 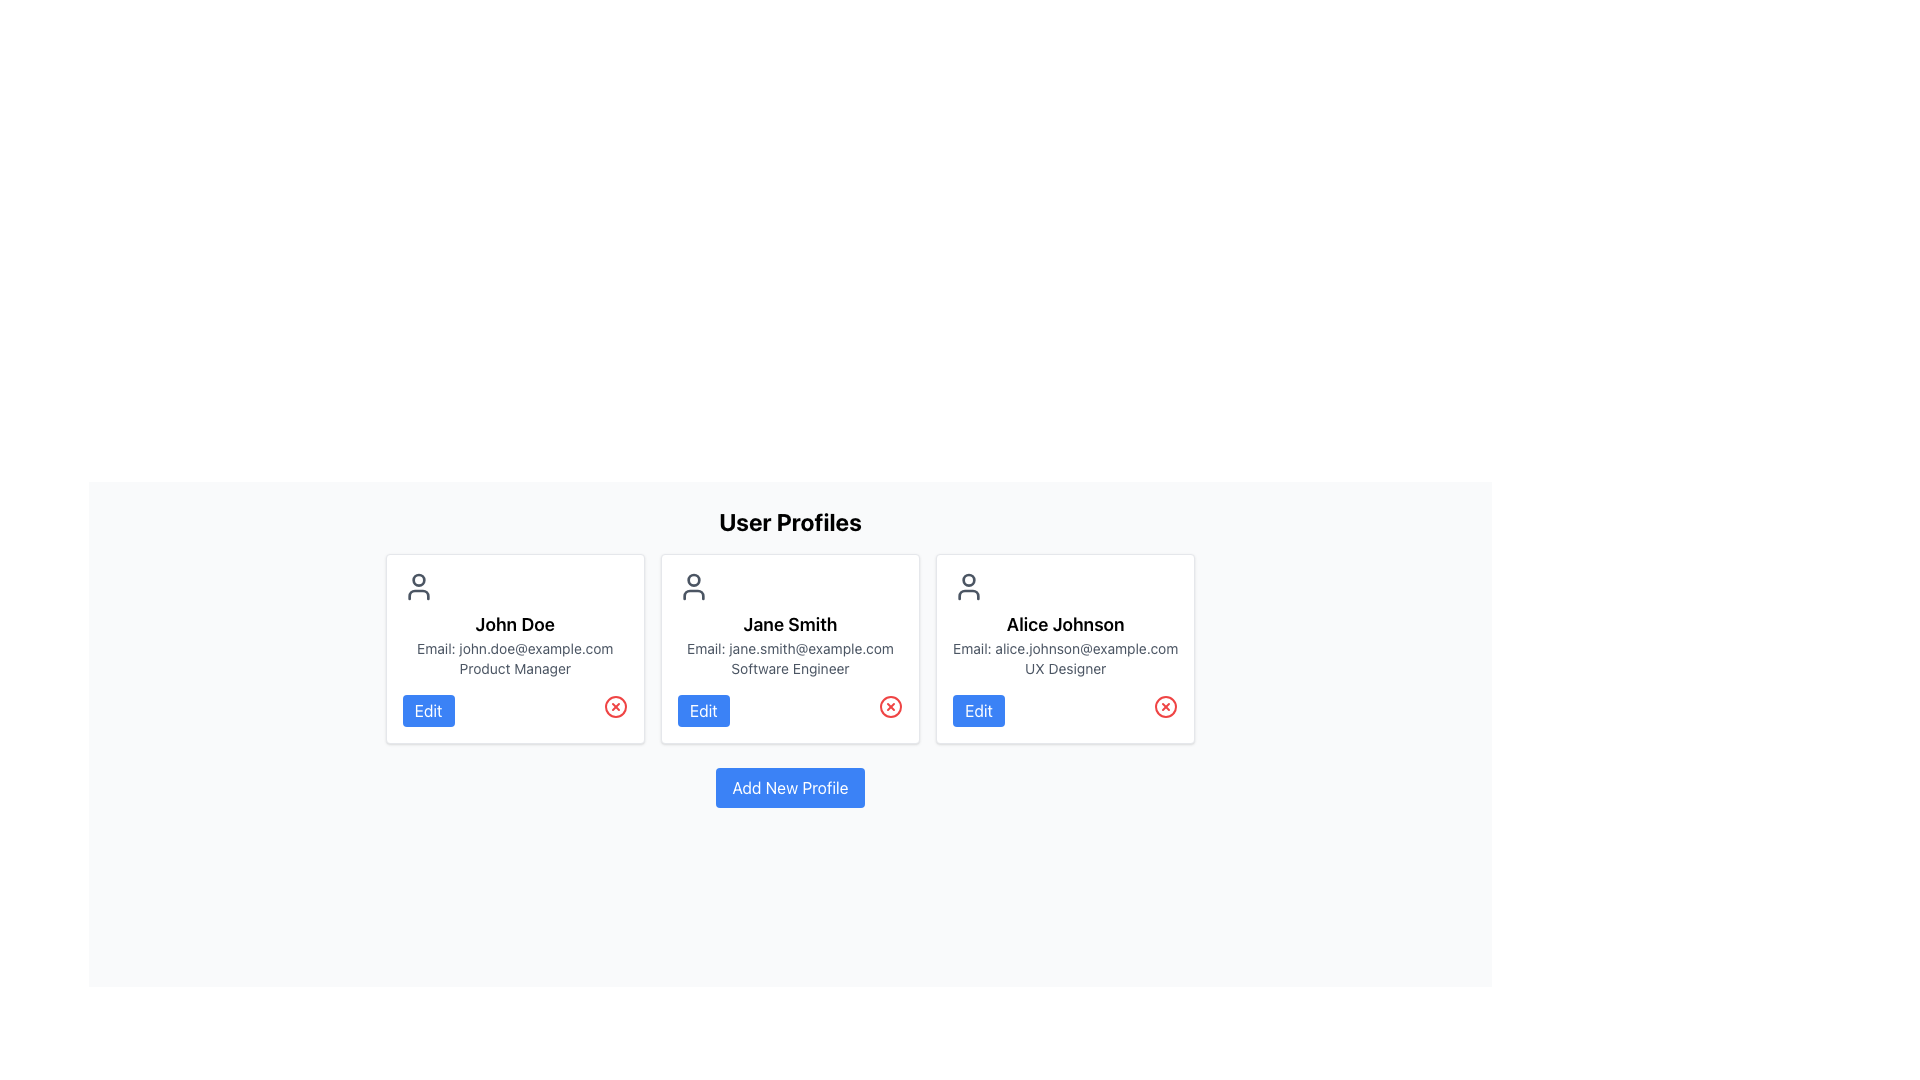 What do you see at coordinates (969, 593) in the screenshot?
I see `the lower part of the user profile icon for 'Alice Johnson' located in the top-left corner of the profile card` at bounding box center [969, 593].